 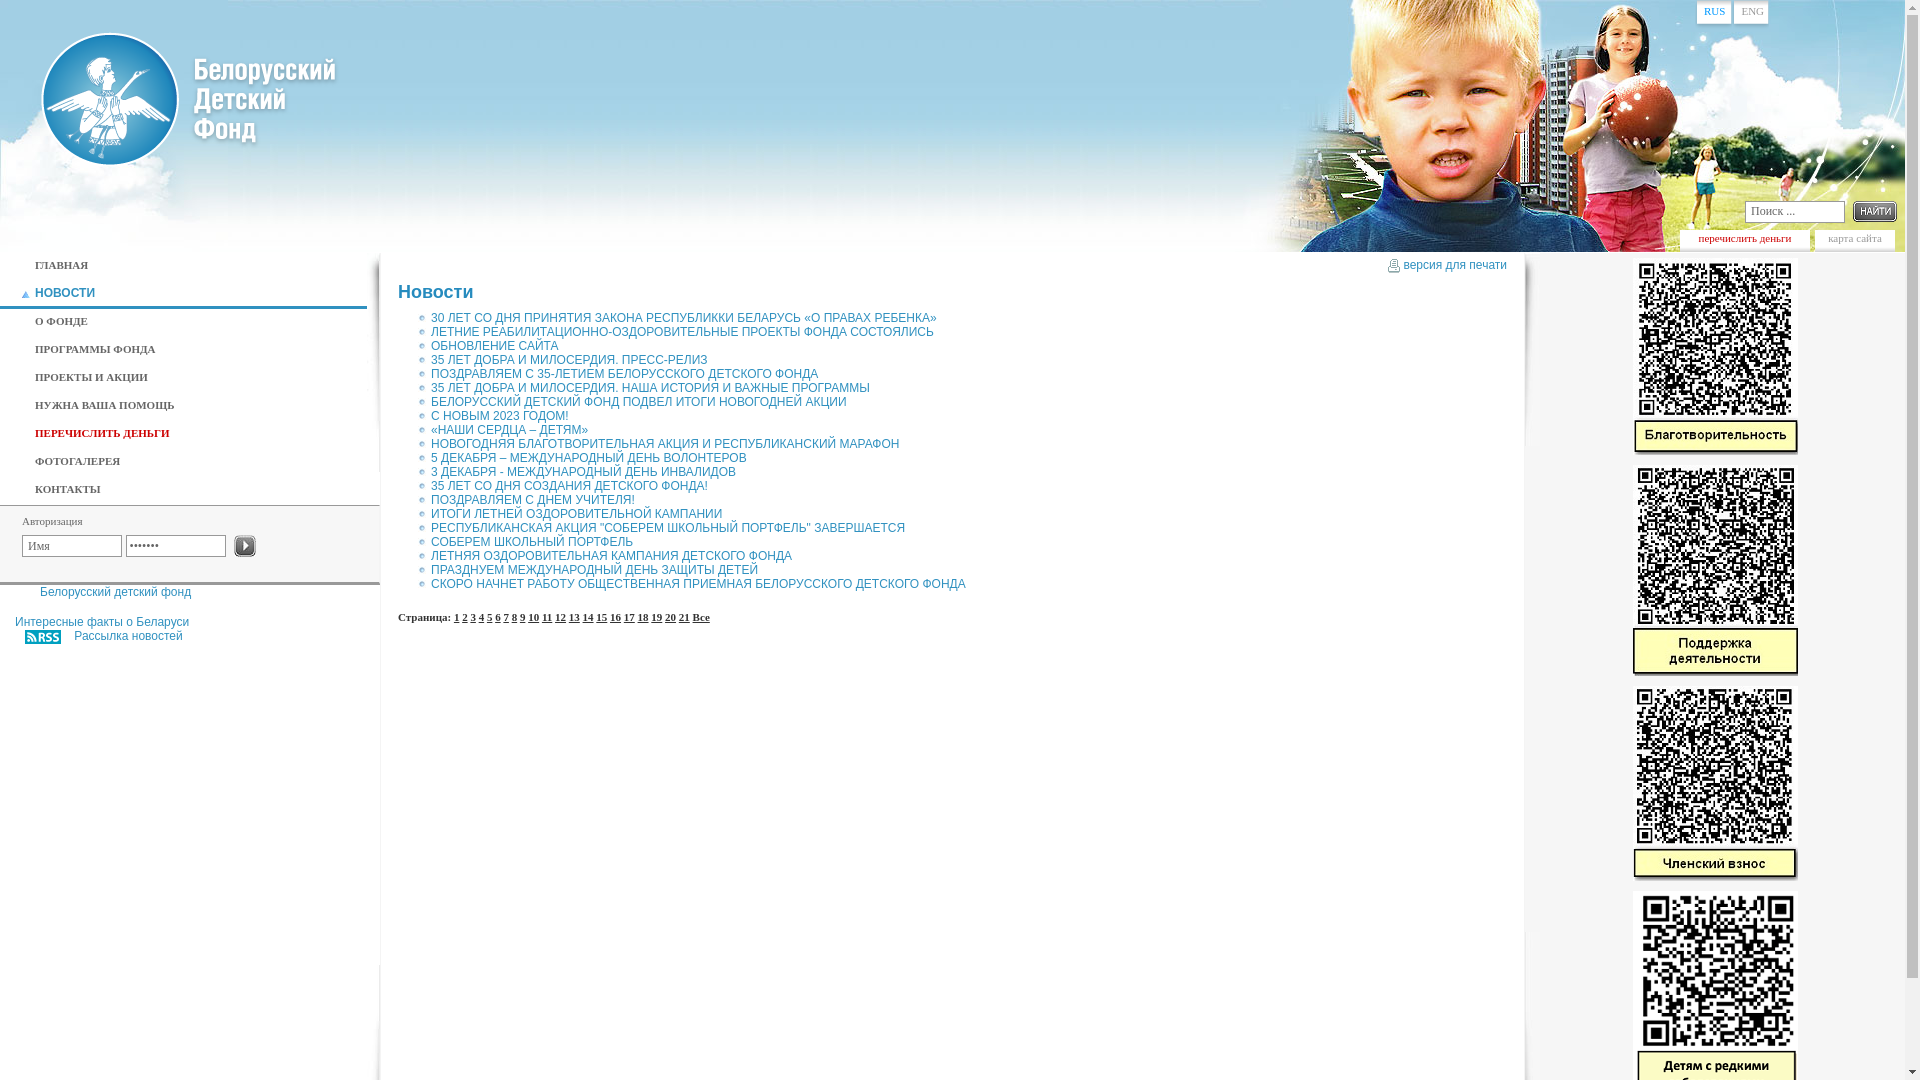 What do you see at coordinates (472, 611) in the screenshot?
I see `'3'` at bounding box center [472, 611].